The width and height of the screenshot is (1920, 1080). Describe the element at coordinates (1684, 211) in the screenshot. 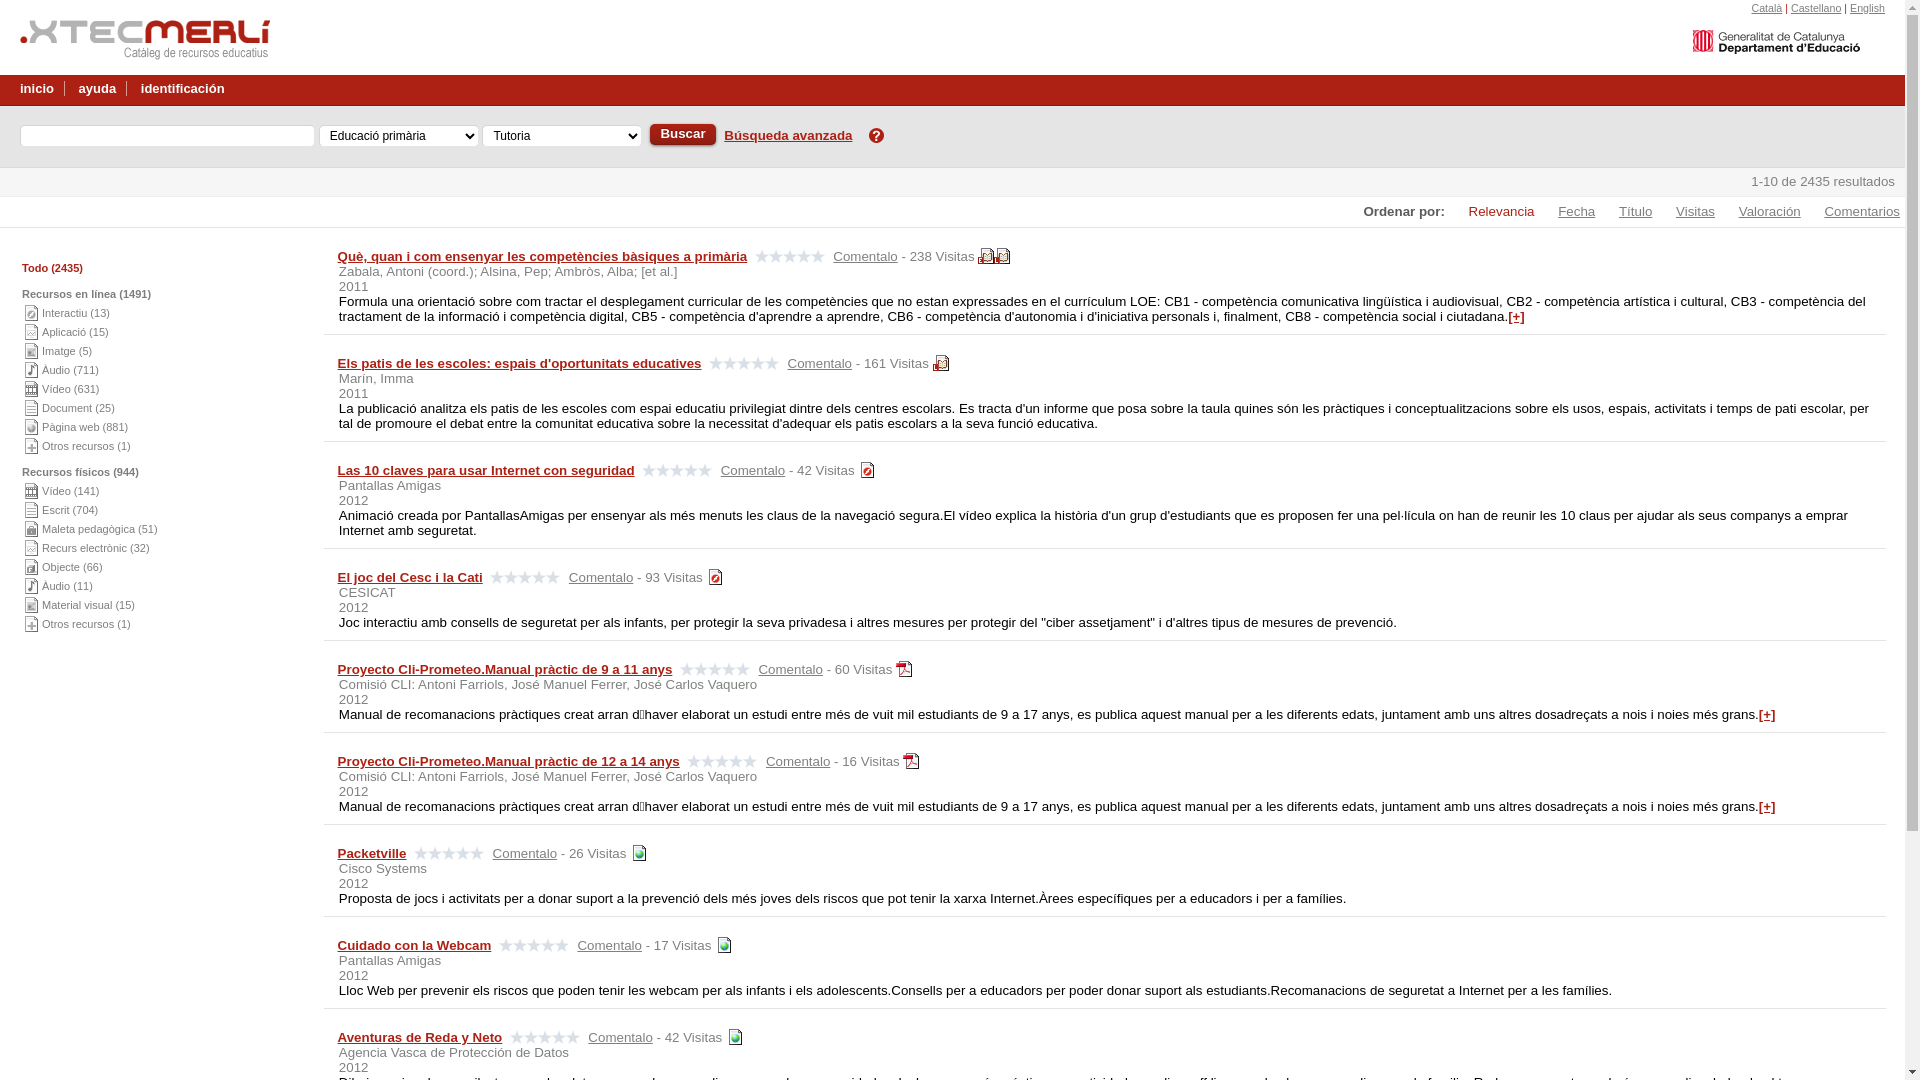

I see `'Visitas'` at that location.